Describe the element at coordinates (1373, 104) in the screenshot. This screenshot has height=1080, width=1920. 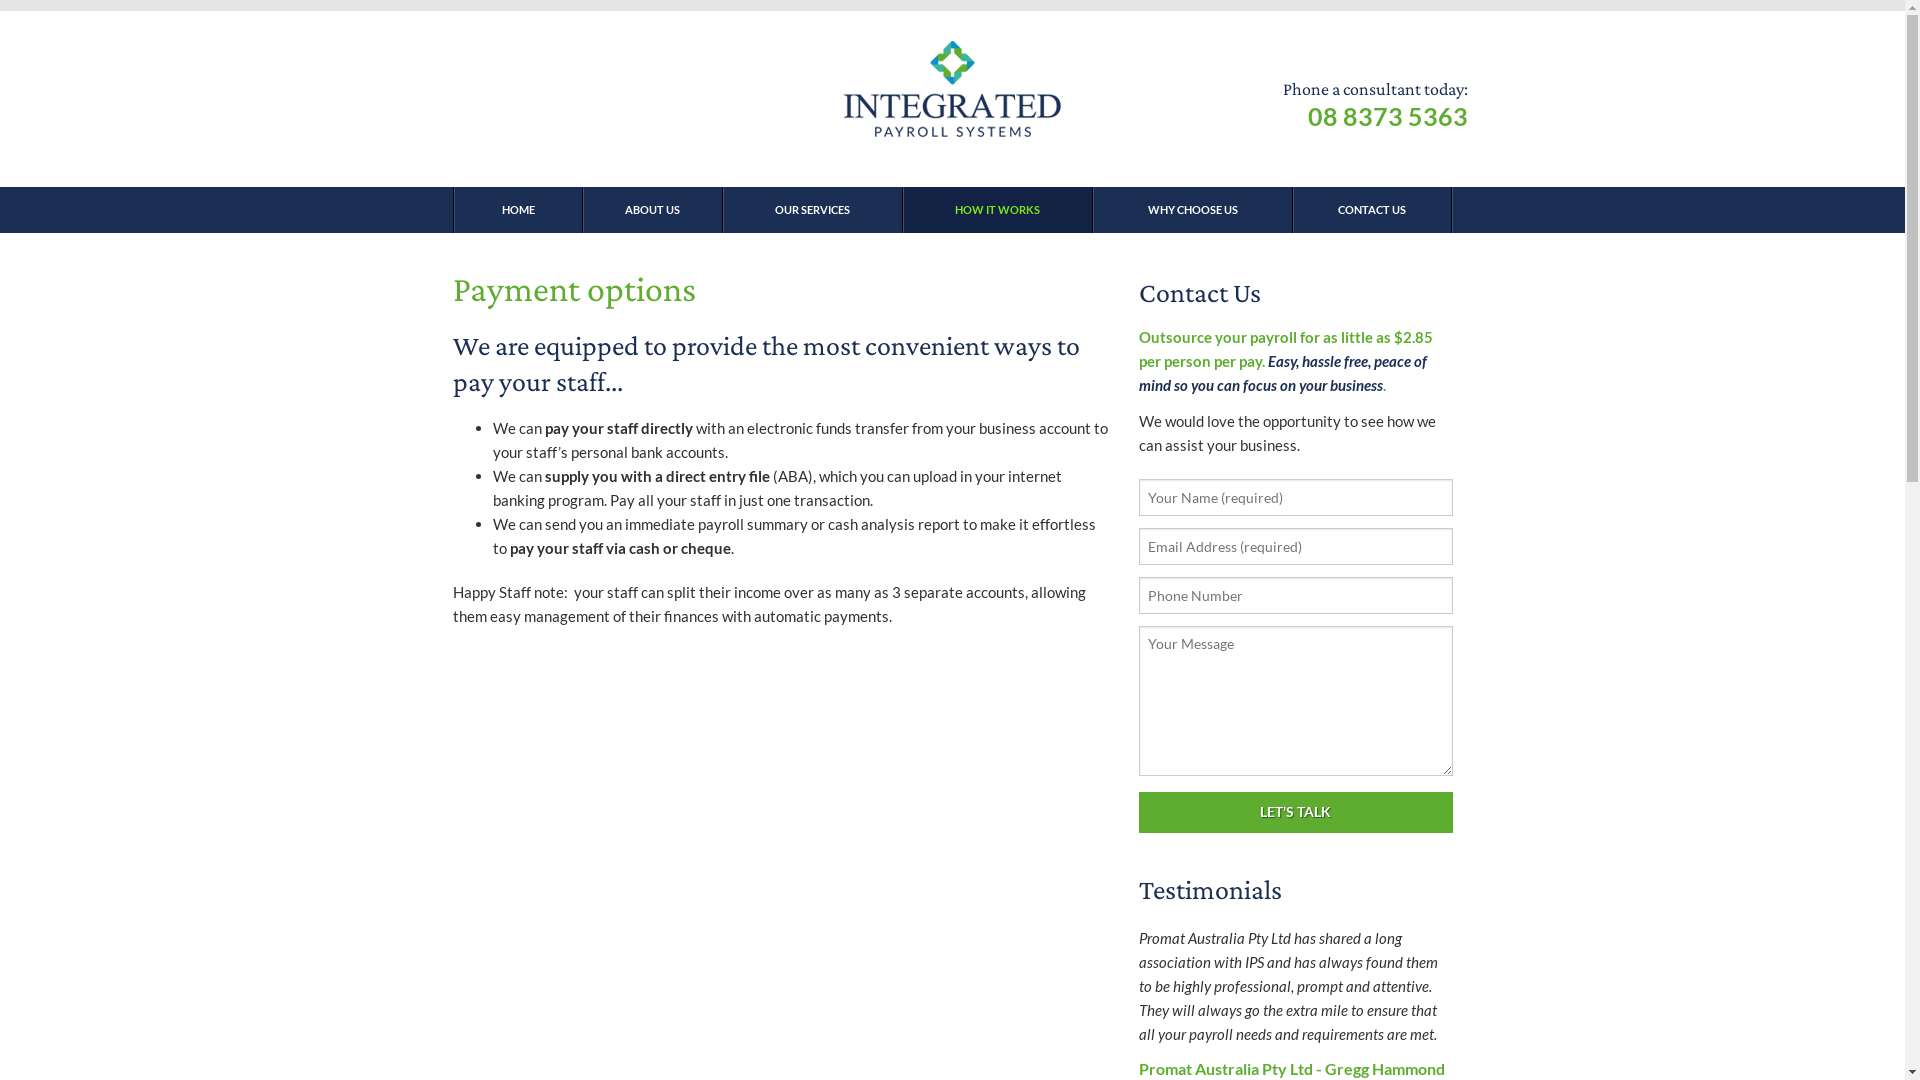
I see `'Phone a consultant today:` at that location.